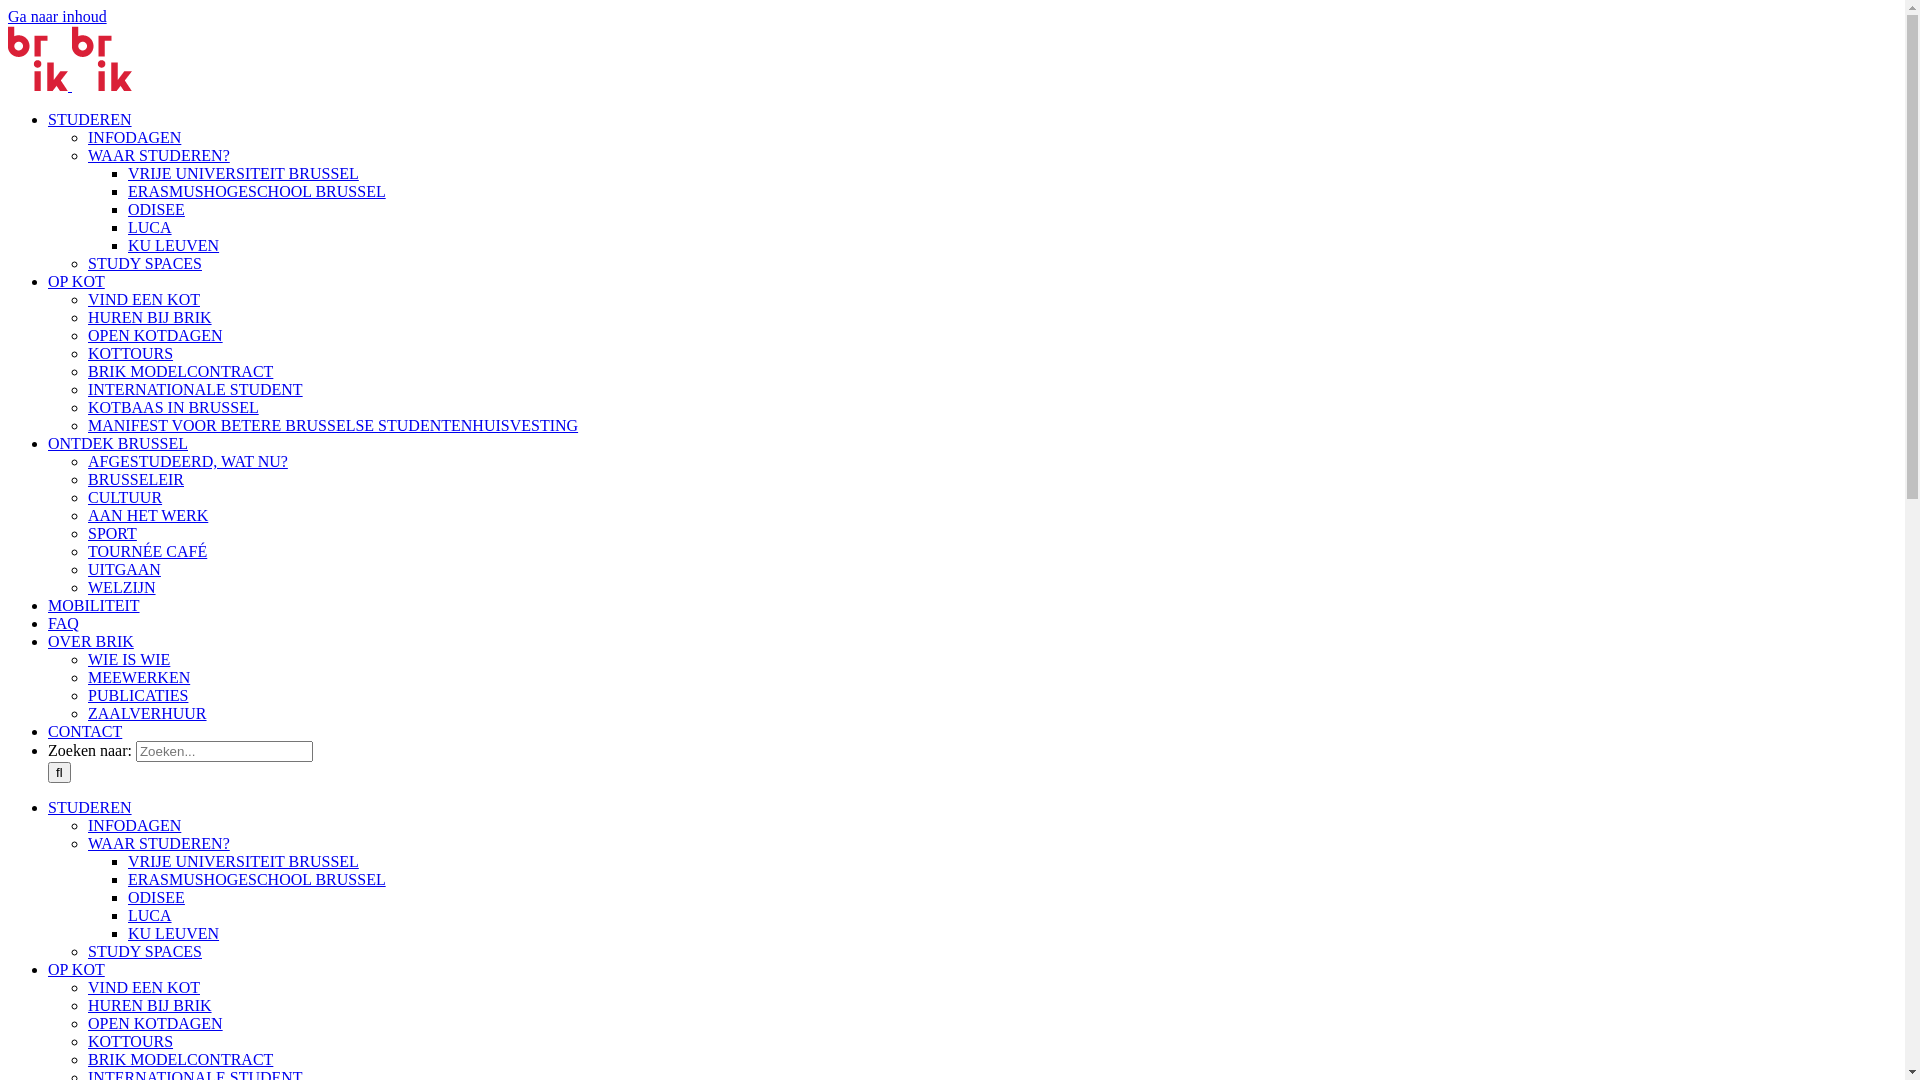  I want to click on 'CONTACT', so click(84, 731).